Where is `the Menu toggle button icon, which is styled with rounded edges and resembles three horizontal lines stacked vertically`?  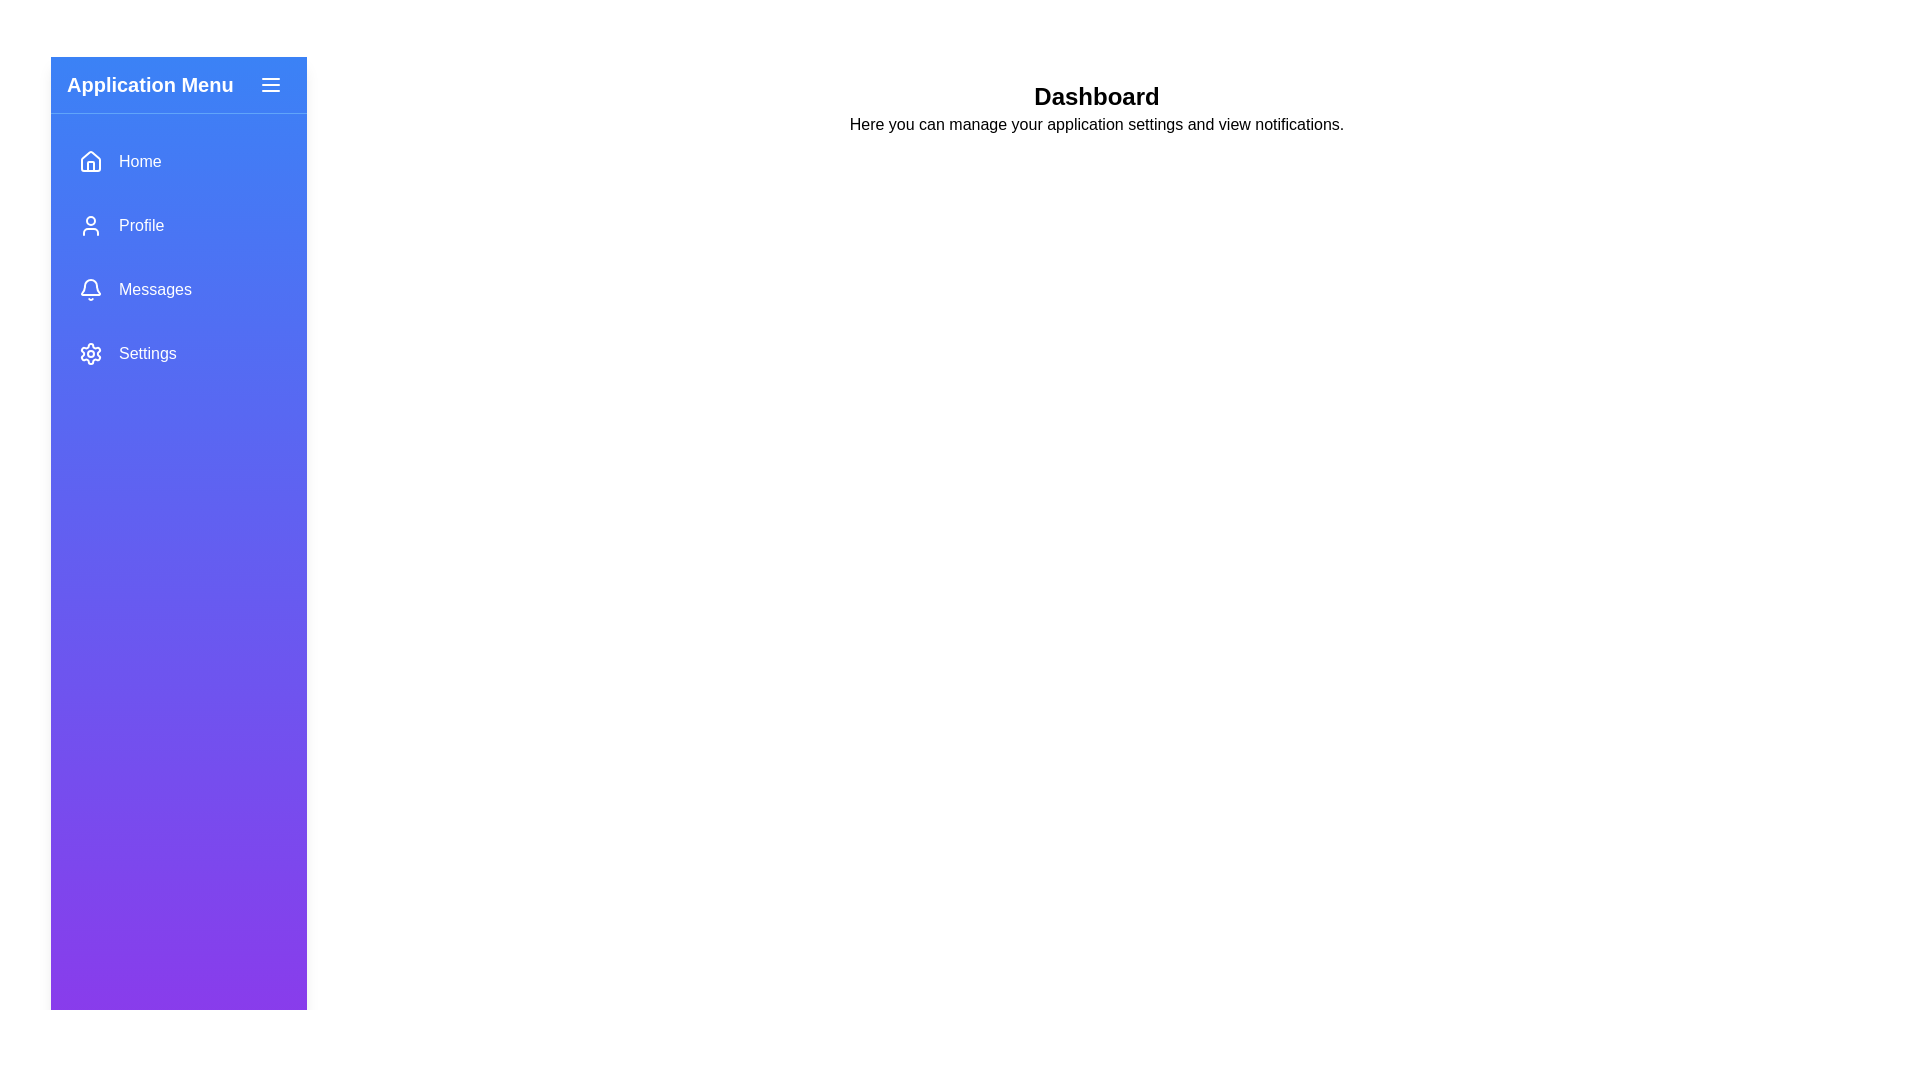 the Menu toggle button icon, which is styled with rounded edges and resembles three horizontal lines stacked vertically is located at coordinates (269, 83).